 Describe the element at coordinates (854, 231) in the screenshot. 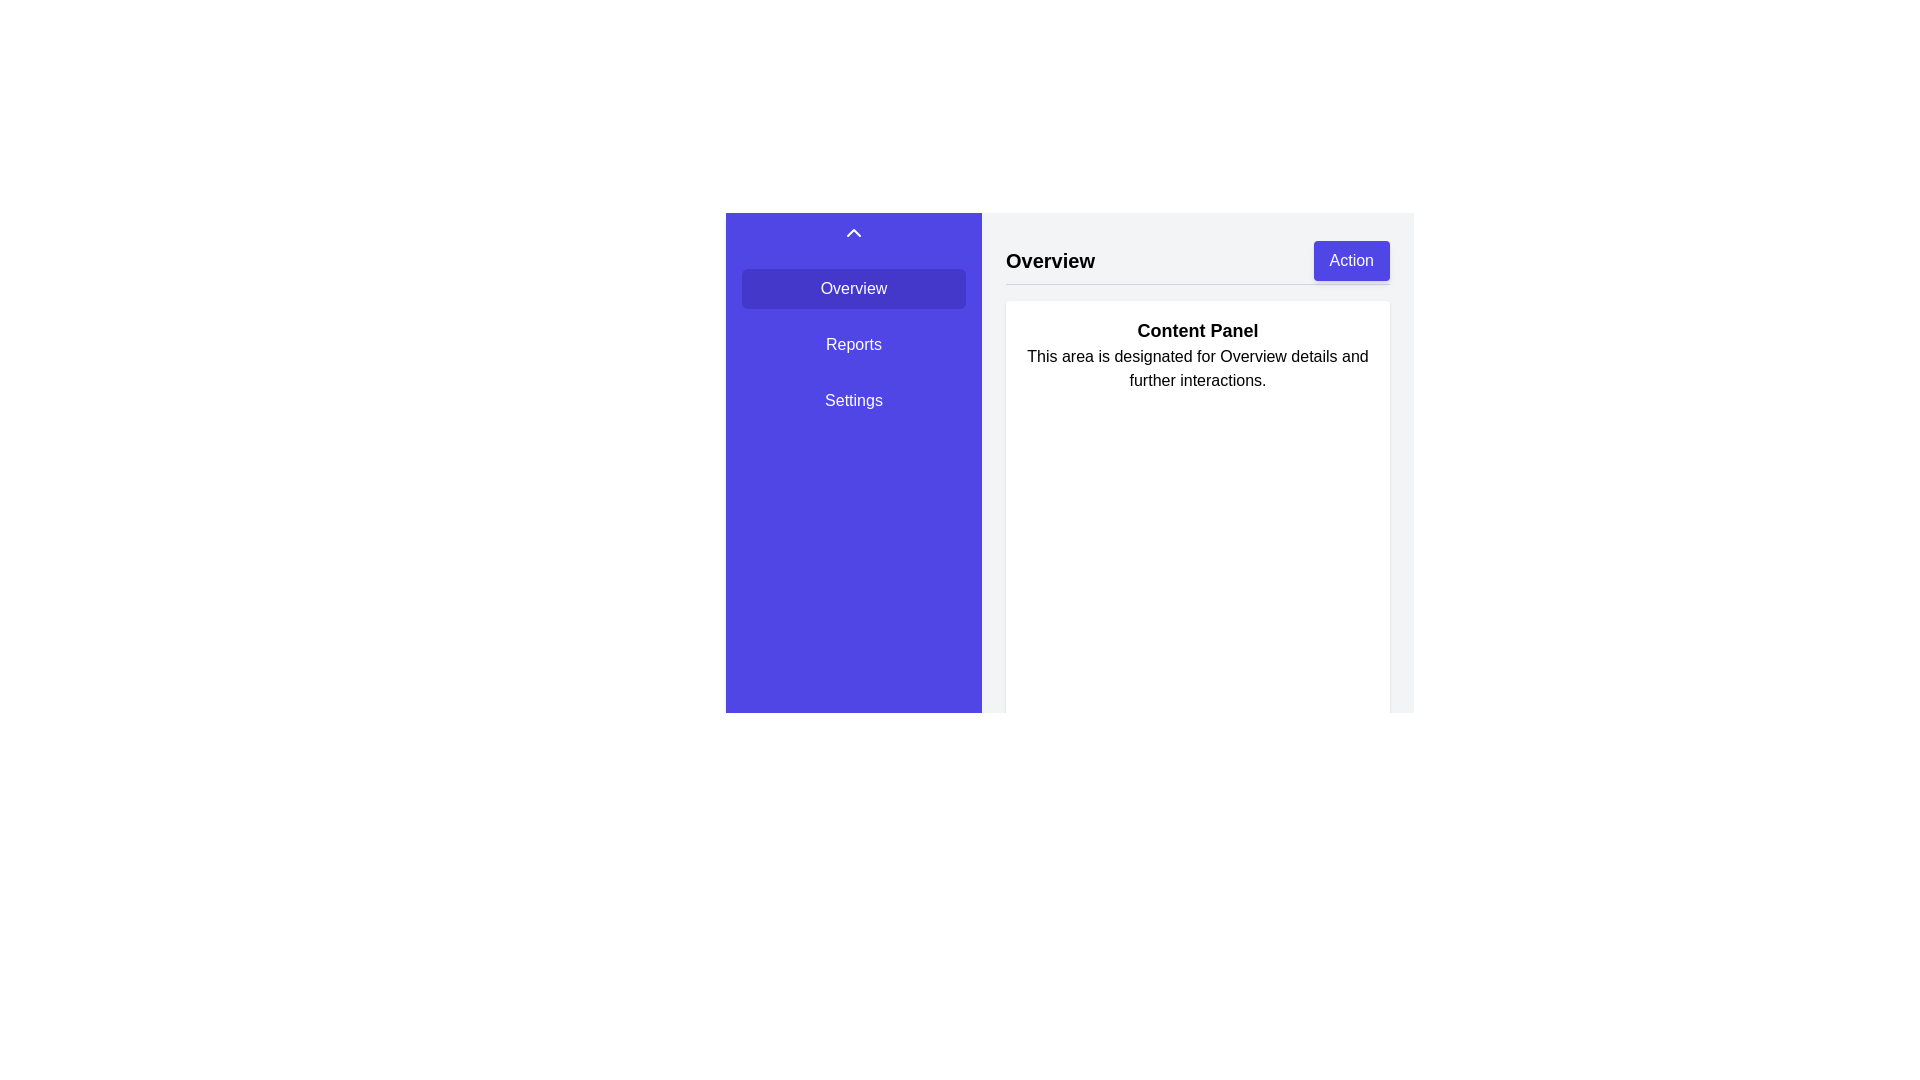

I see `the icon that indicates collapsing or expanding a menu, located at the top center of the purple navigation panel above the 'Overview', 'Reports', and 'Settings' menu options` at that location.